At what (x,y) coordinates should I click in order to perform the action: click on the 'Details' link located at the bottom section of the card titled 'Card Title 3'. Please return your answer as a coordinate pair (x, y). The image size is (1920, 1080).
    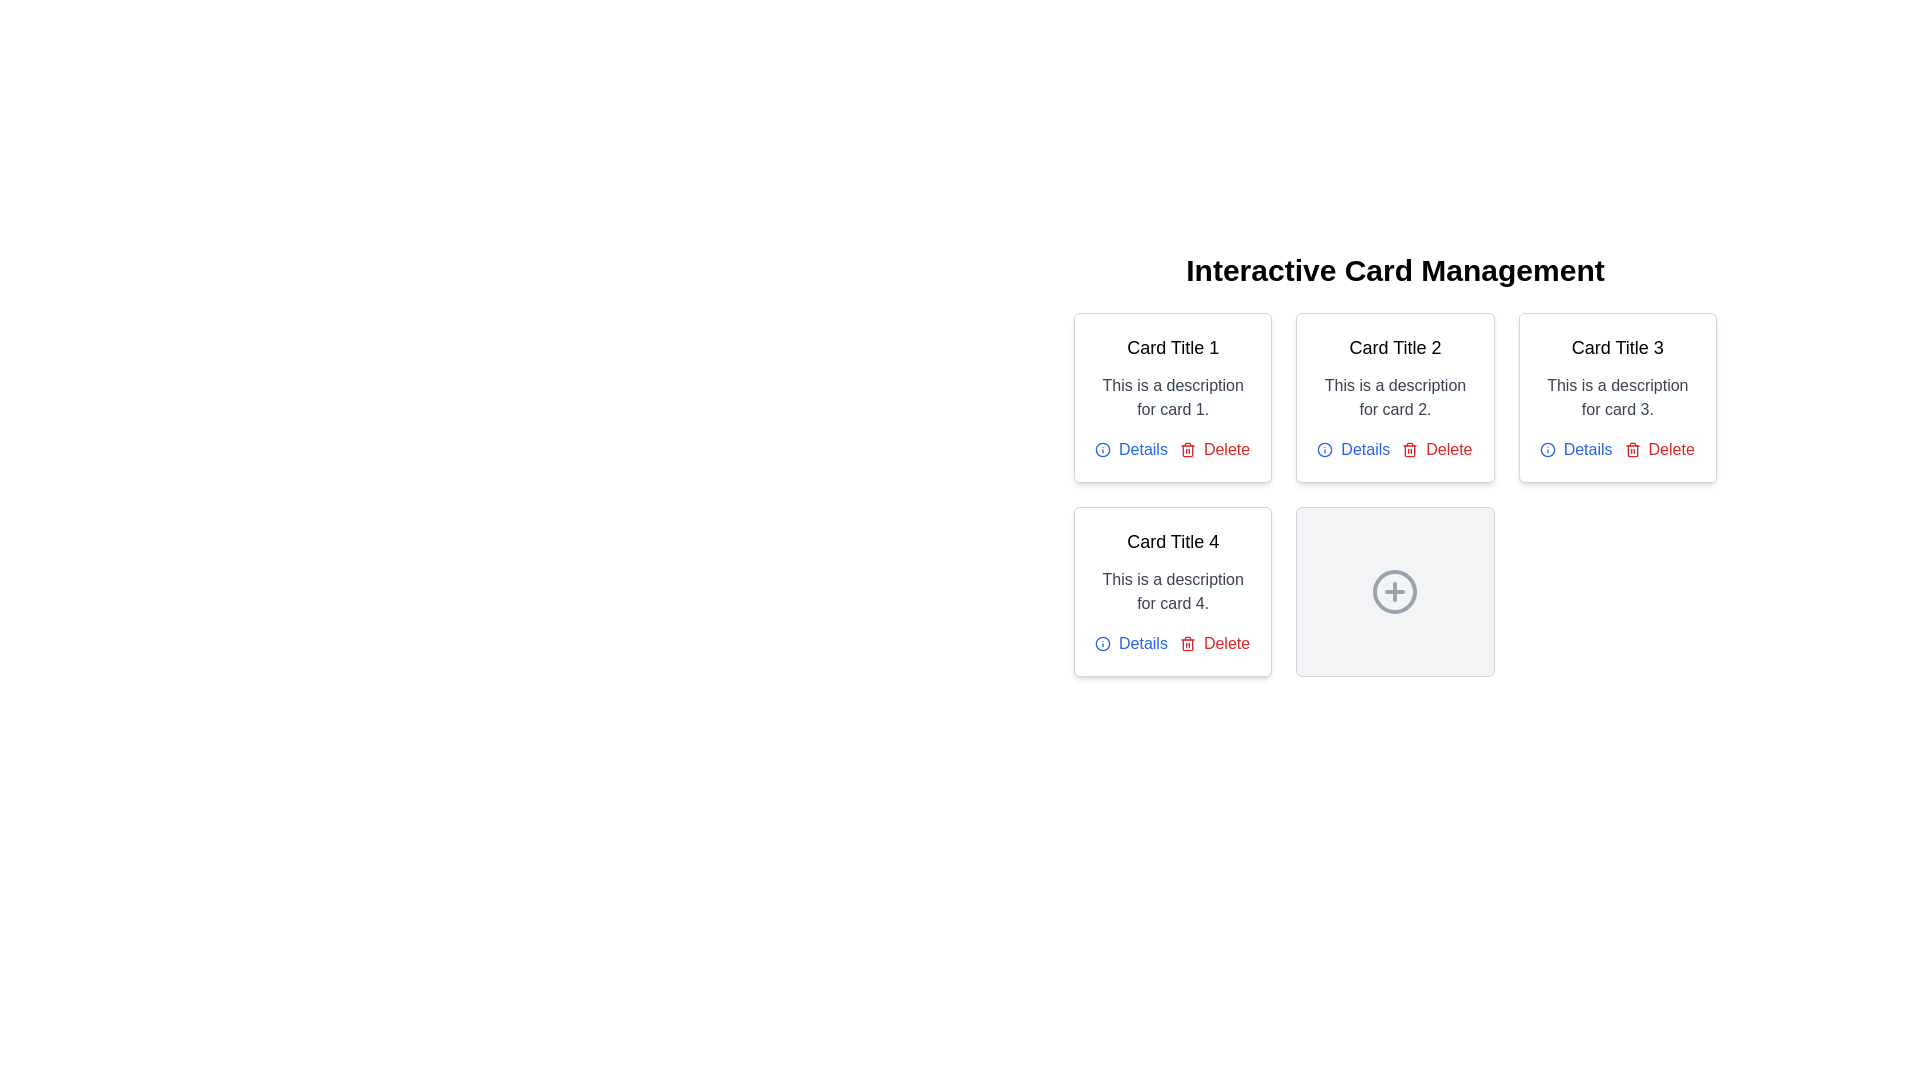
    Looking at the image, I should click on (1617, 450).